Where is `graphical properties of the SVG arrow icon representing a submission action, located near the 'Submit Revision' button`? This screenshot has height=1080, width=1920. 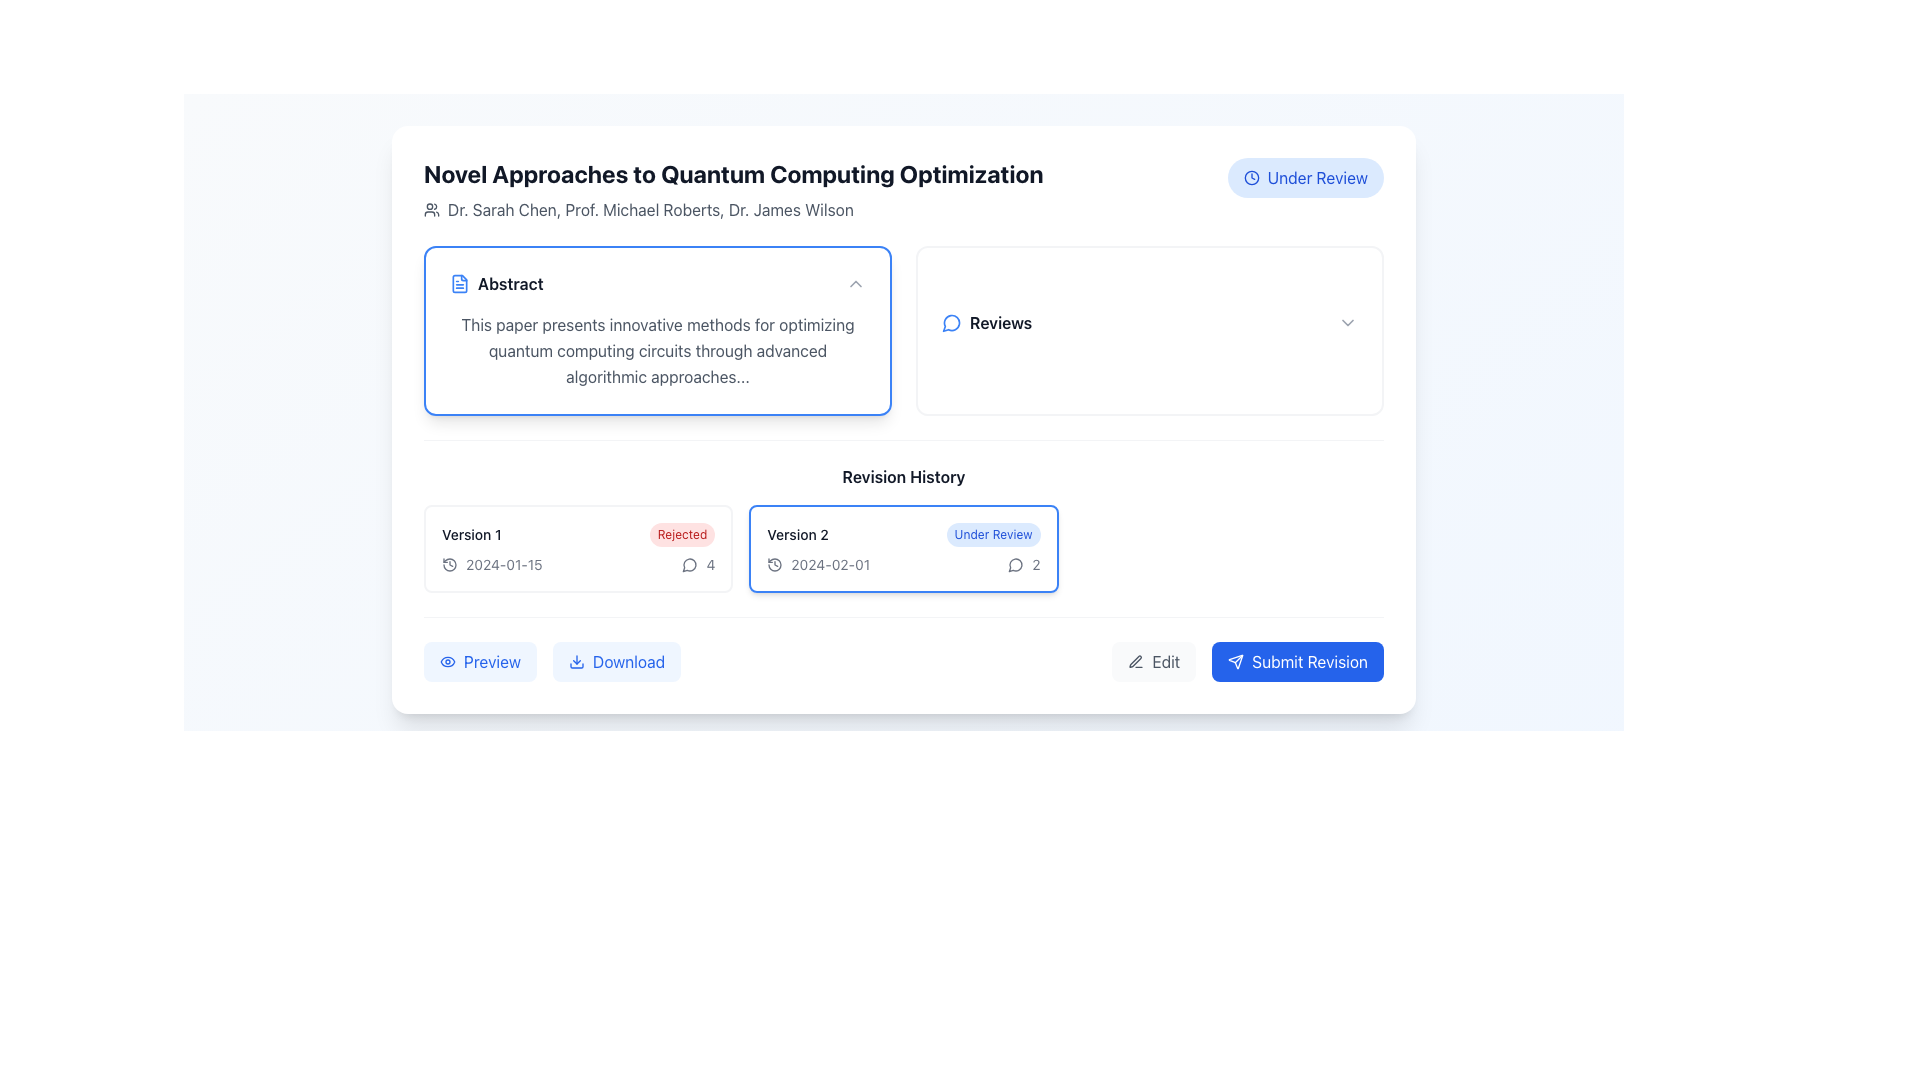
graphical properties of the SVG arrow icon representing a submission action, located near the 'Submit Revision' button is located at coordinates (1235, 662).